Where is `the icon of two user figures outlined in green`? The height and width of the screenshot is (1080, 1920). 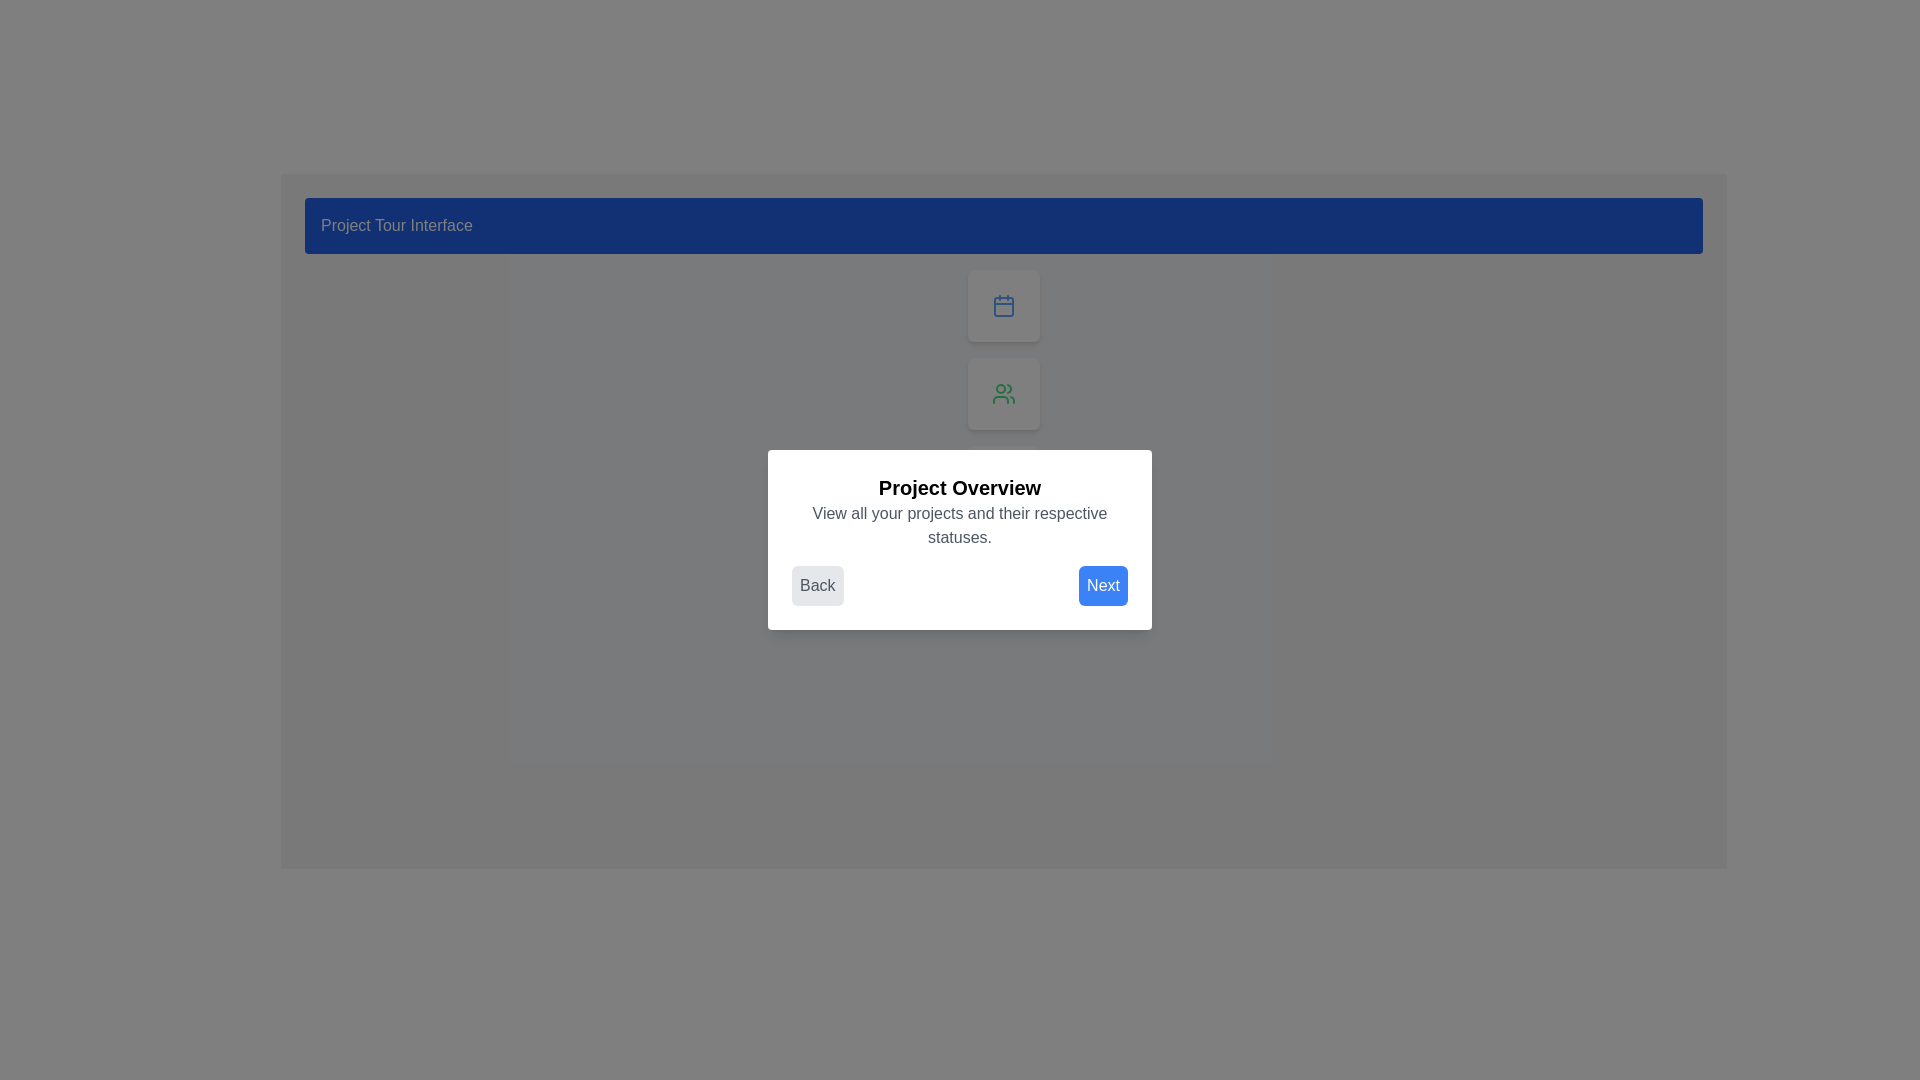
the icon of two user figures outlined in green is located at coordinates (1003, 393).